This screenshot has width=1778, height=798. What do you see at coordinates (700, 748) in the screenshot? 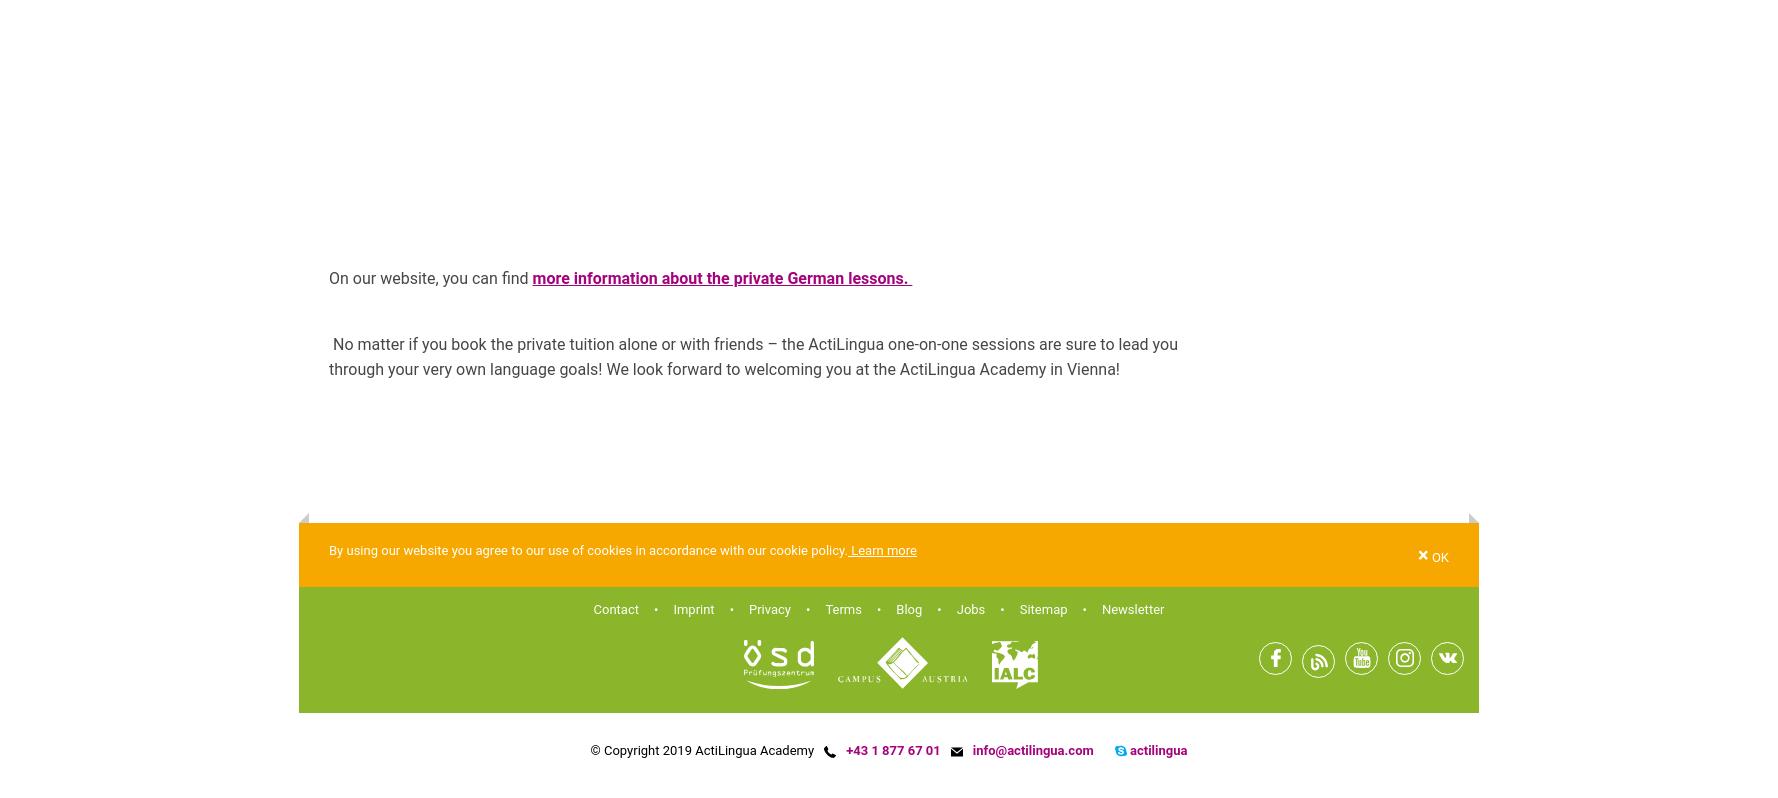
I see `'© Copyright 2019 ActiLingua Academy'` at bounding box center [700, 748].